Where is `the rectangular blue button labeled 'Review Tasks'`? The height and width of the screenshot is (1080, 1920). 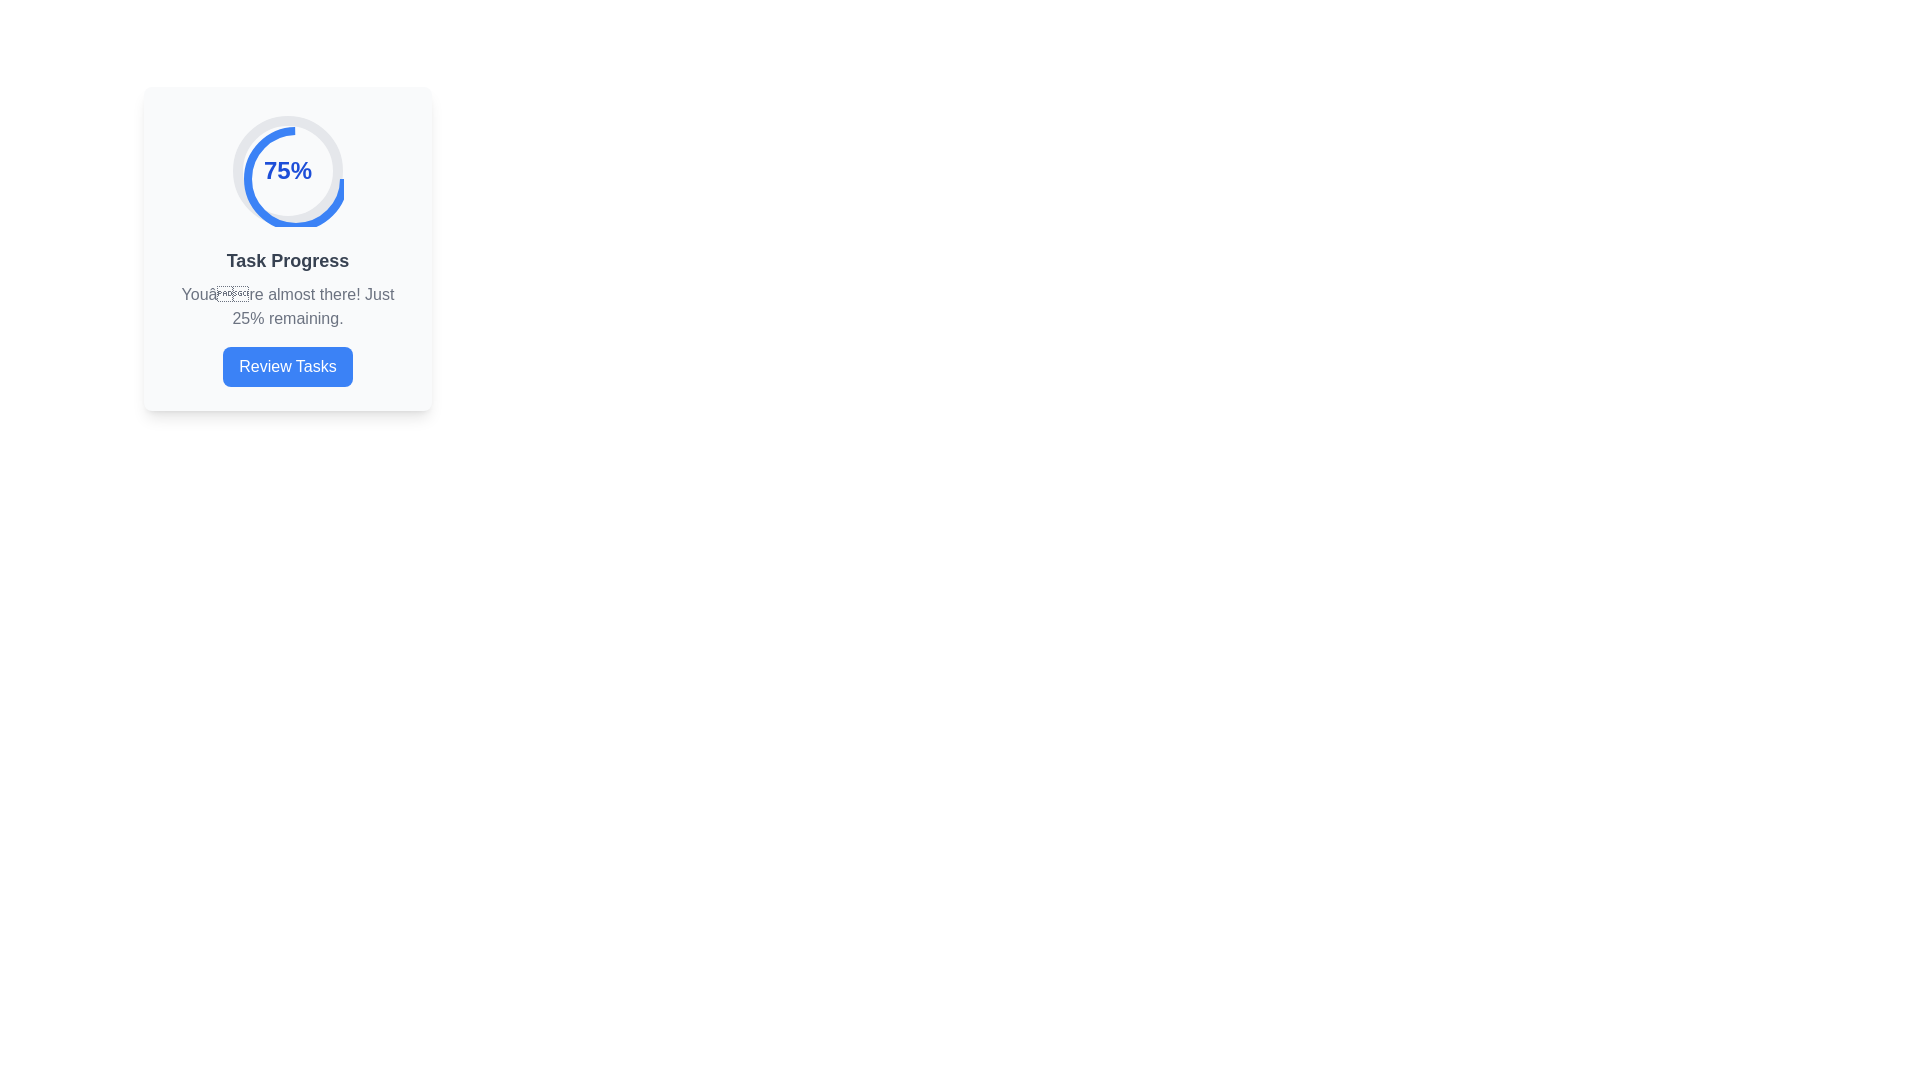 the rectangular blue button labeled 'Review Tasks' is located at coordinates (287, 366).